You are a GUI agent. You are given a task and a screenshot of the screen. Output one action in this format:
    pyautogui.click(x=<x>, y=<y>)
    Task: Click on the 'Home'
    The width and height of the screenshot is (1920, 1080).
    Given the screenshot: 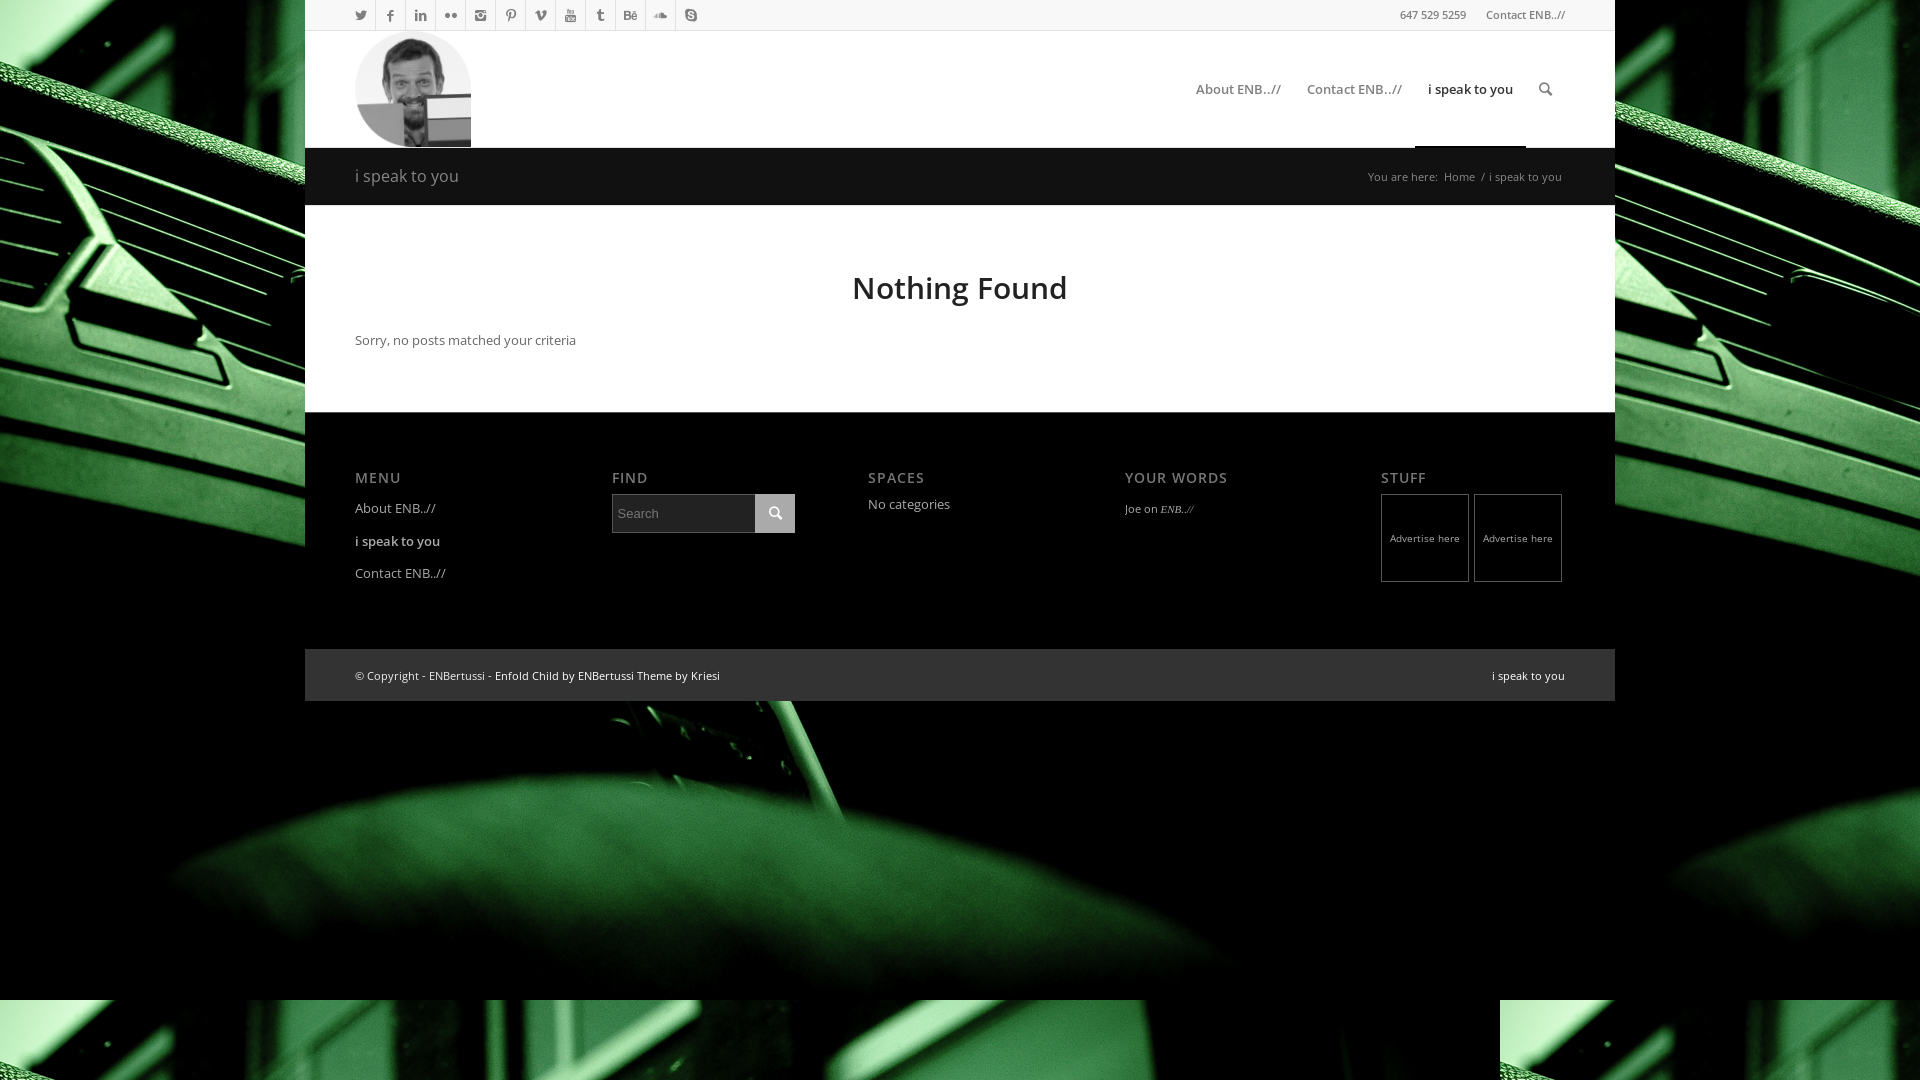 What is the action you would take?
    pyautogui.click(x=1459, y=175)
    